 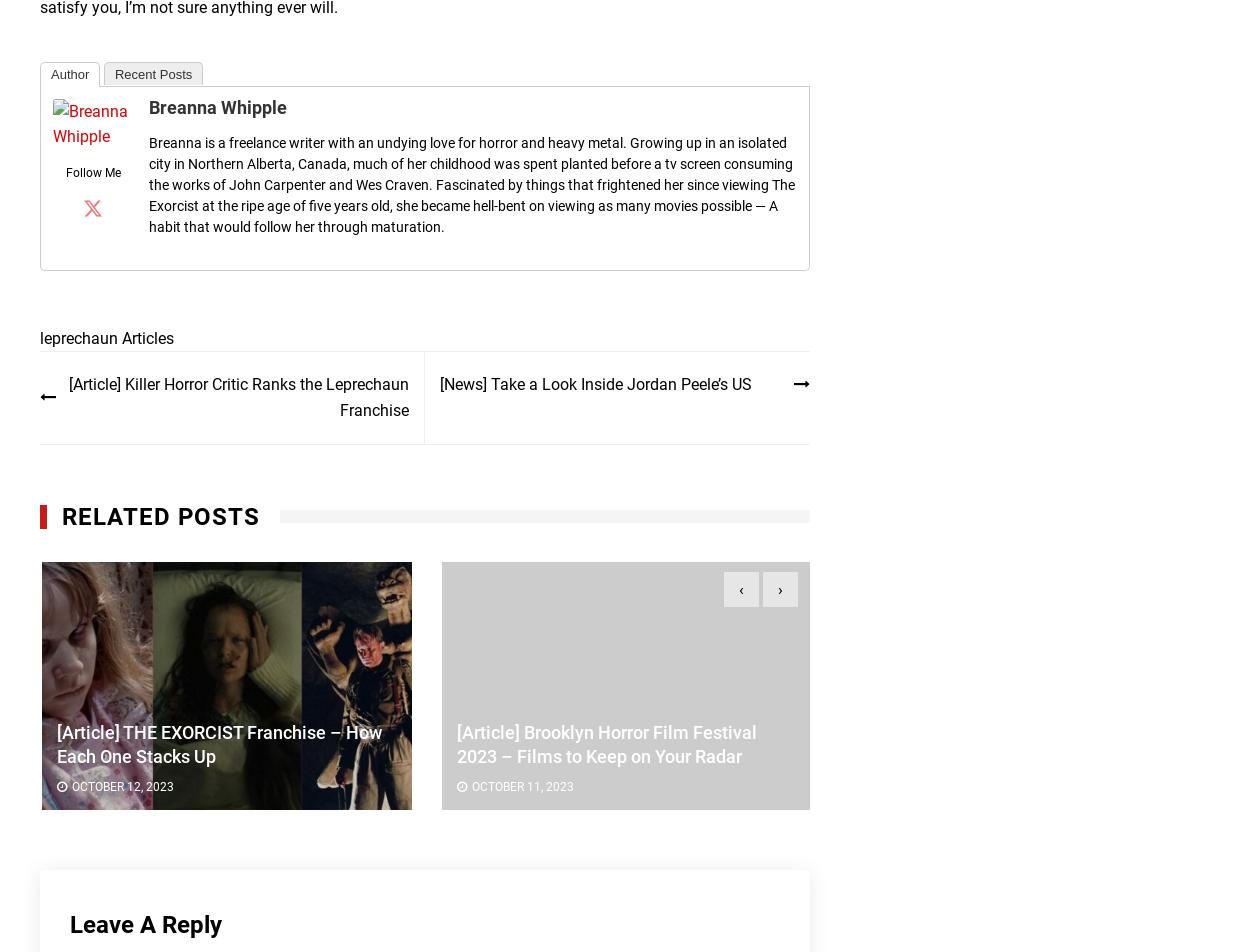 I want to click on '[Article] Brooklyn Horror Film Festival 2023 – Films to Keep on Your Radar', so click(x=604, y=744).